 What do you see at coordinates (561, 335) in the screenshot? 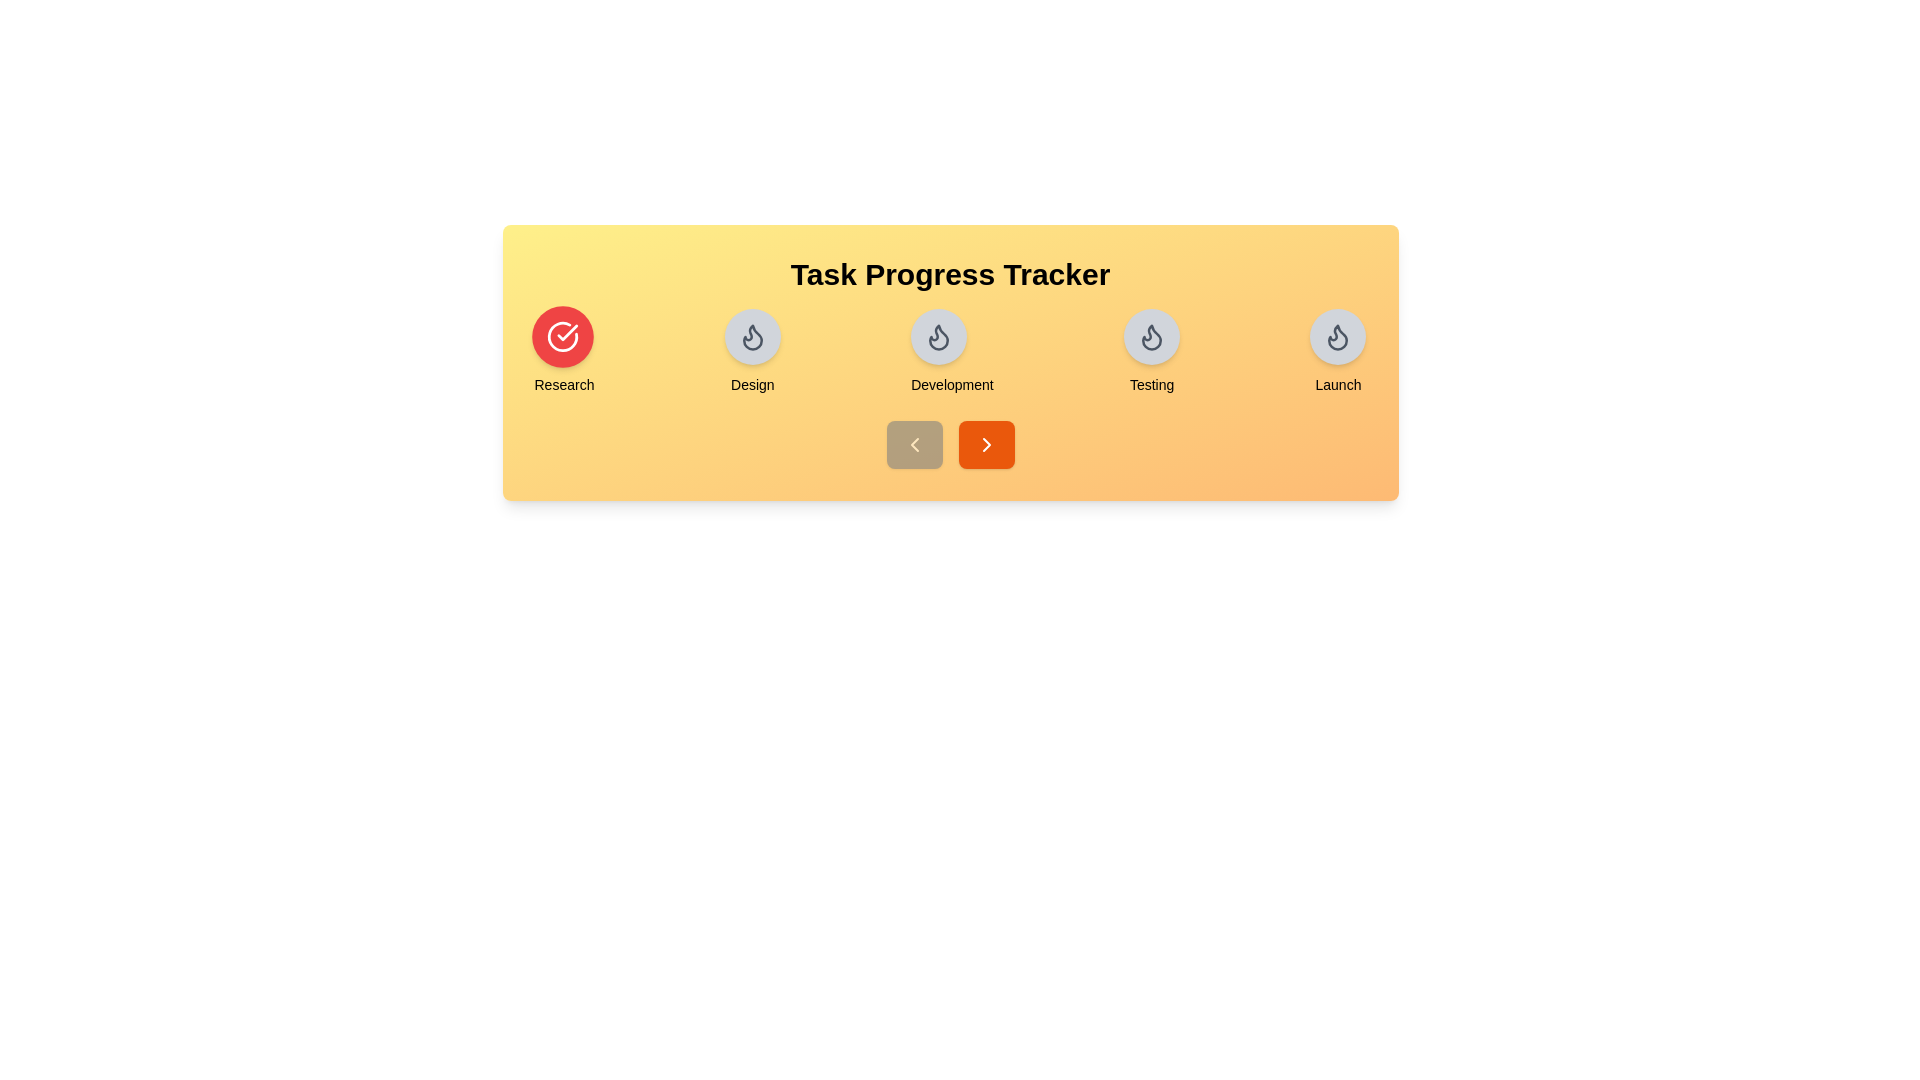
I see `the status of the task completion indicator icon located leftmost in the row beneath the 'Research' text, which signifies that the 'Research' stage is completed` at bounding box center [561, 335].